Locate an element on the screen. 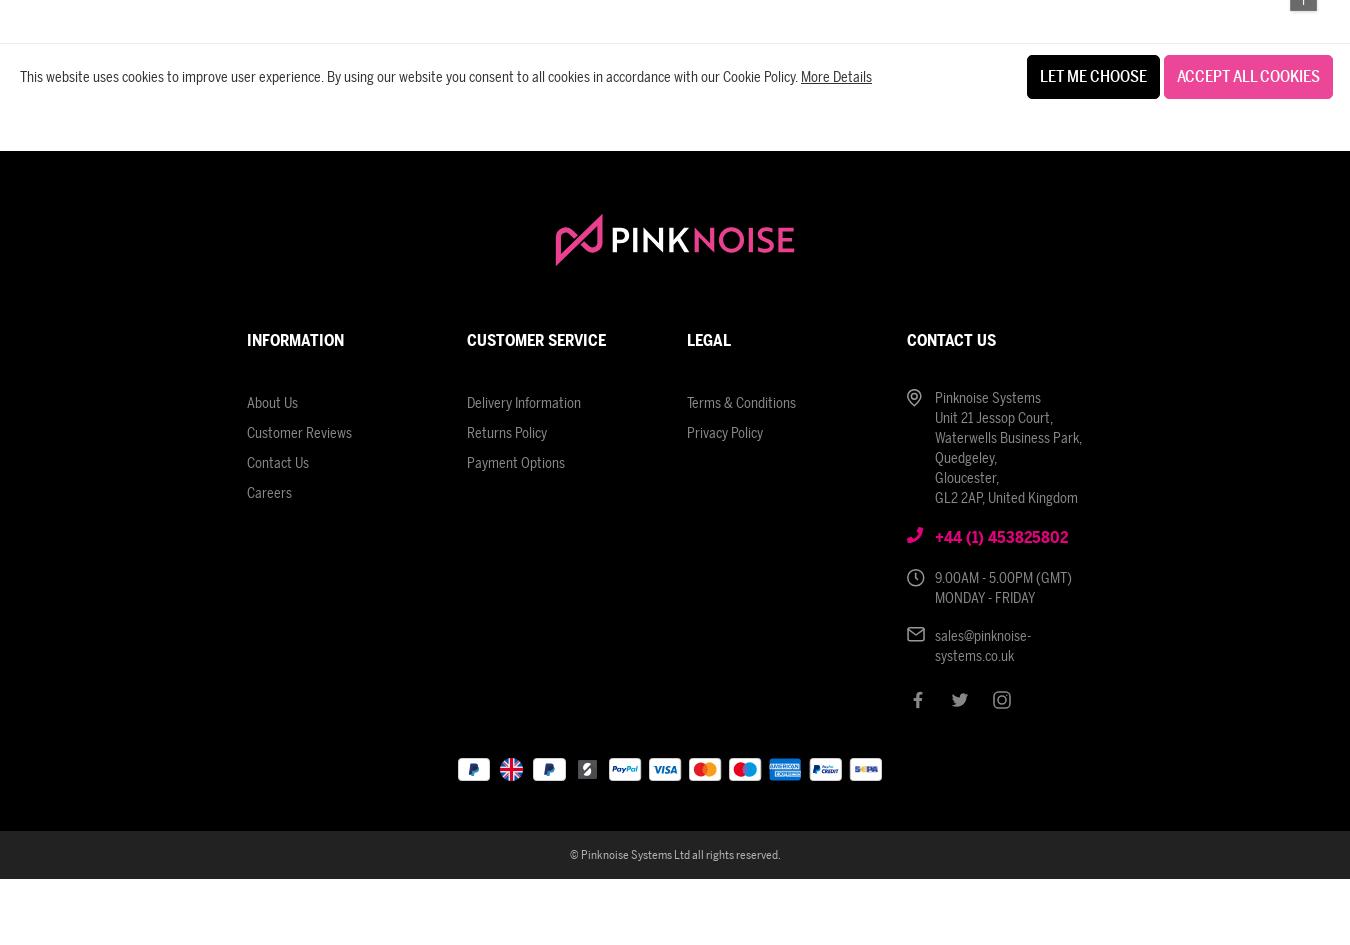 The height and width of the screenshot is (945, 1350). 'Payment Options' is located at coordinates (514, 463).